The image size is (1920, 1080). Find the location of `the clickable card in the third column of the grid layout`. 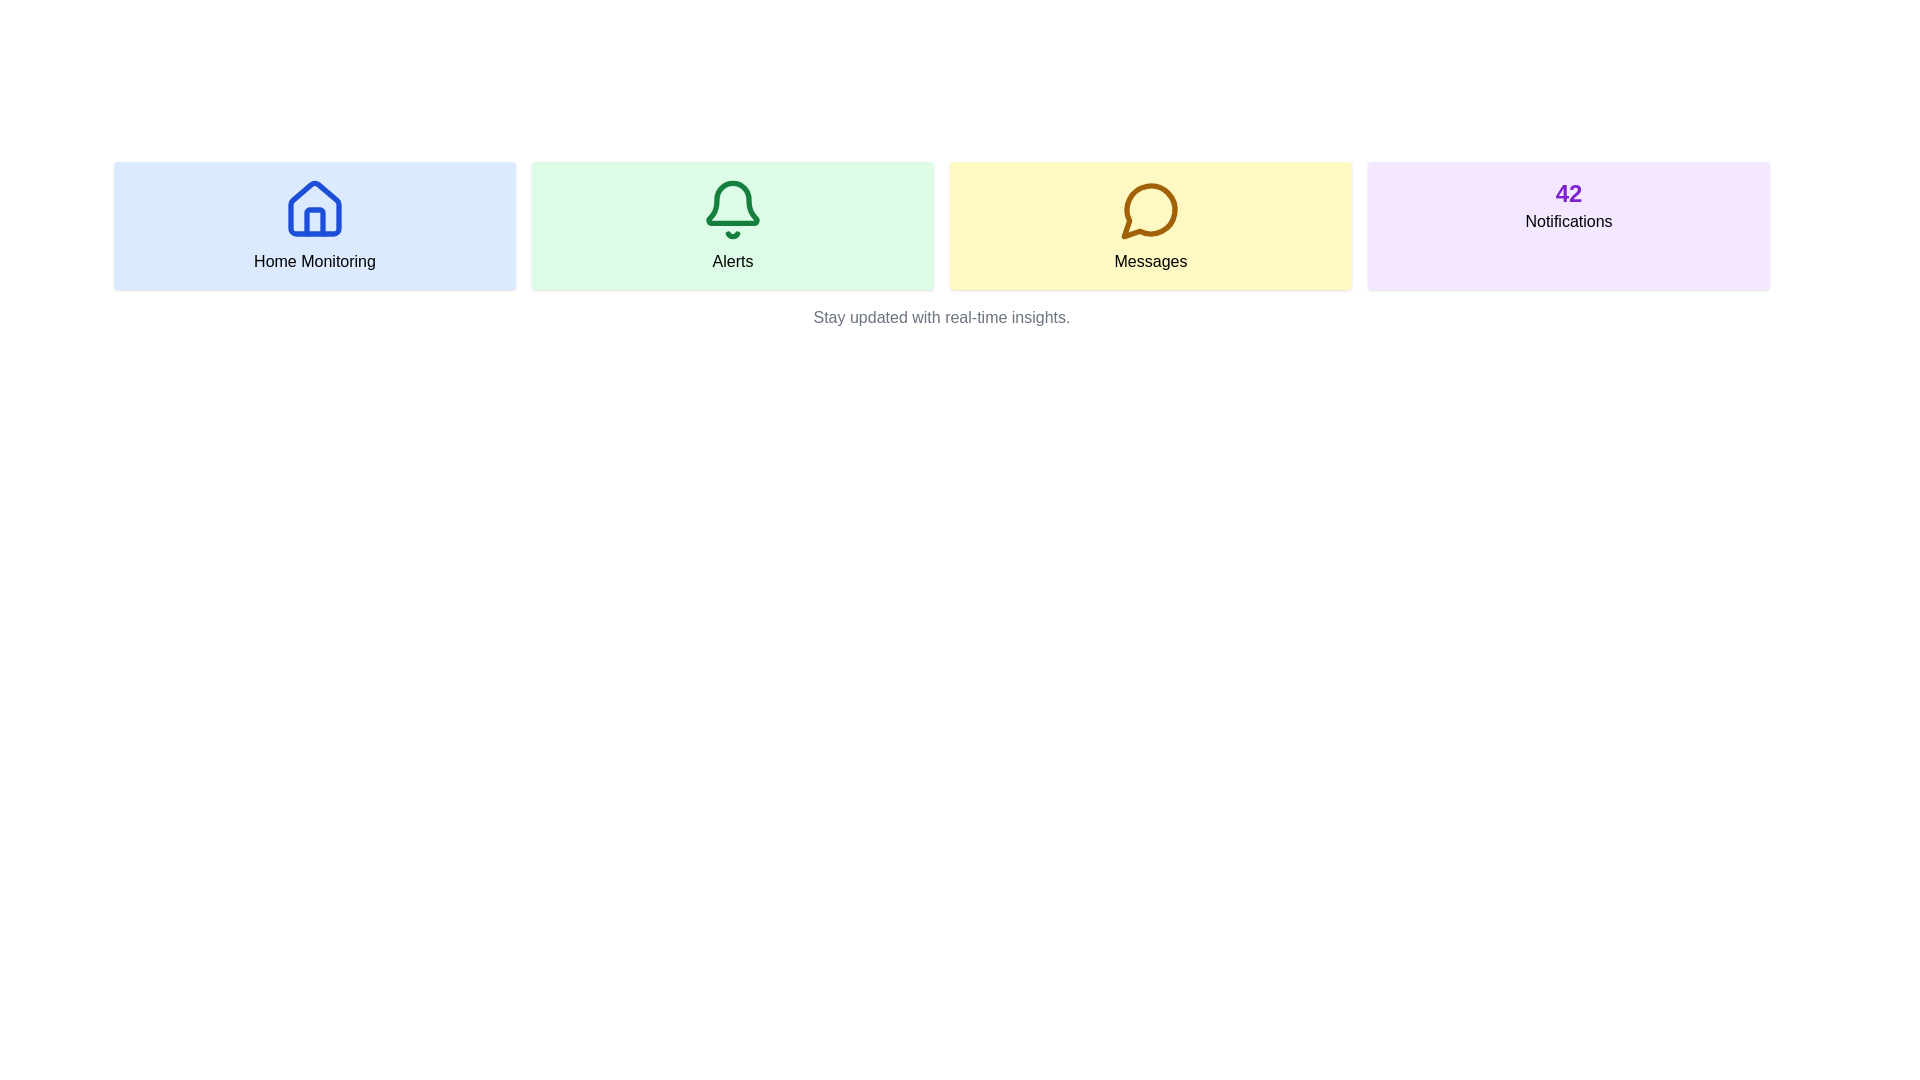

the clickable card in the third column of the grid layout is located at coordinates (1151, 225).